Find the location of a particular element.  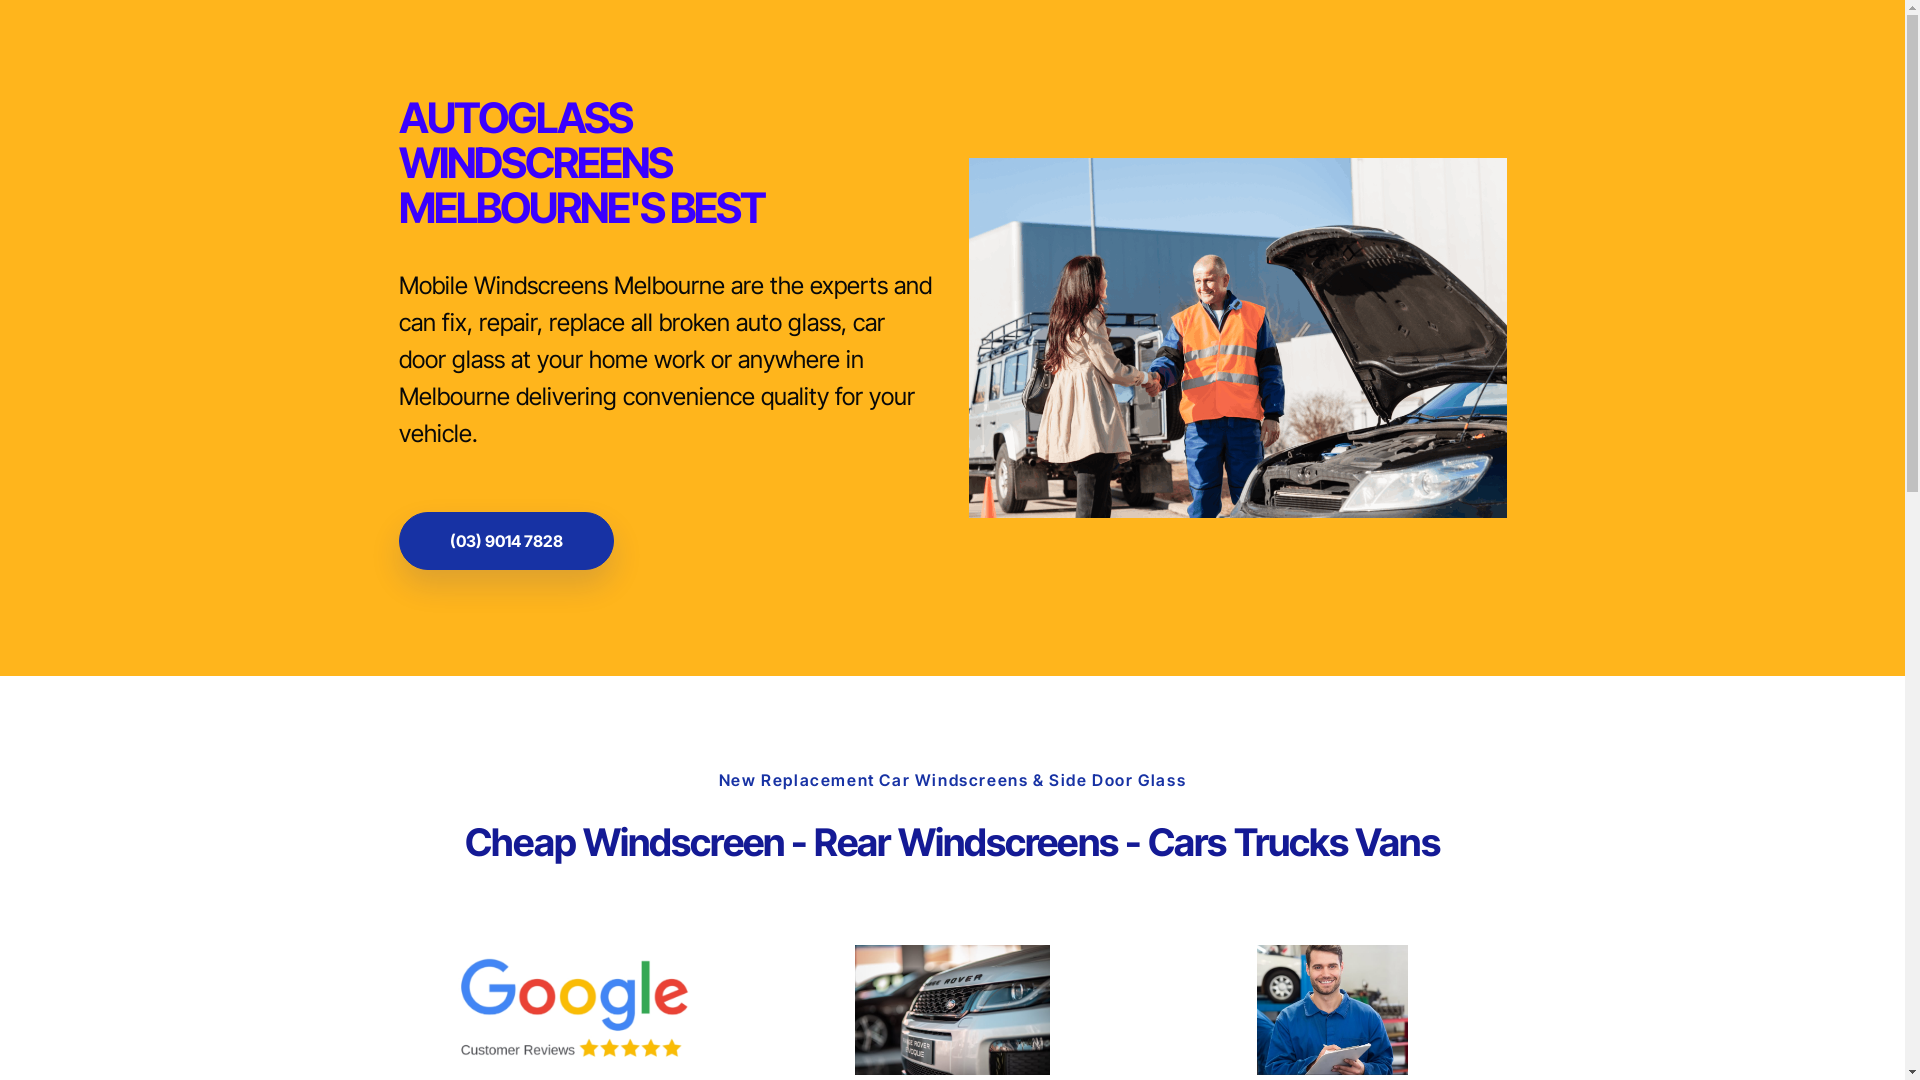

'(03) 9014 7828' is located at coordinates (505, 540).